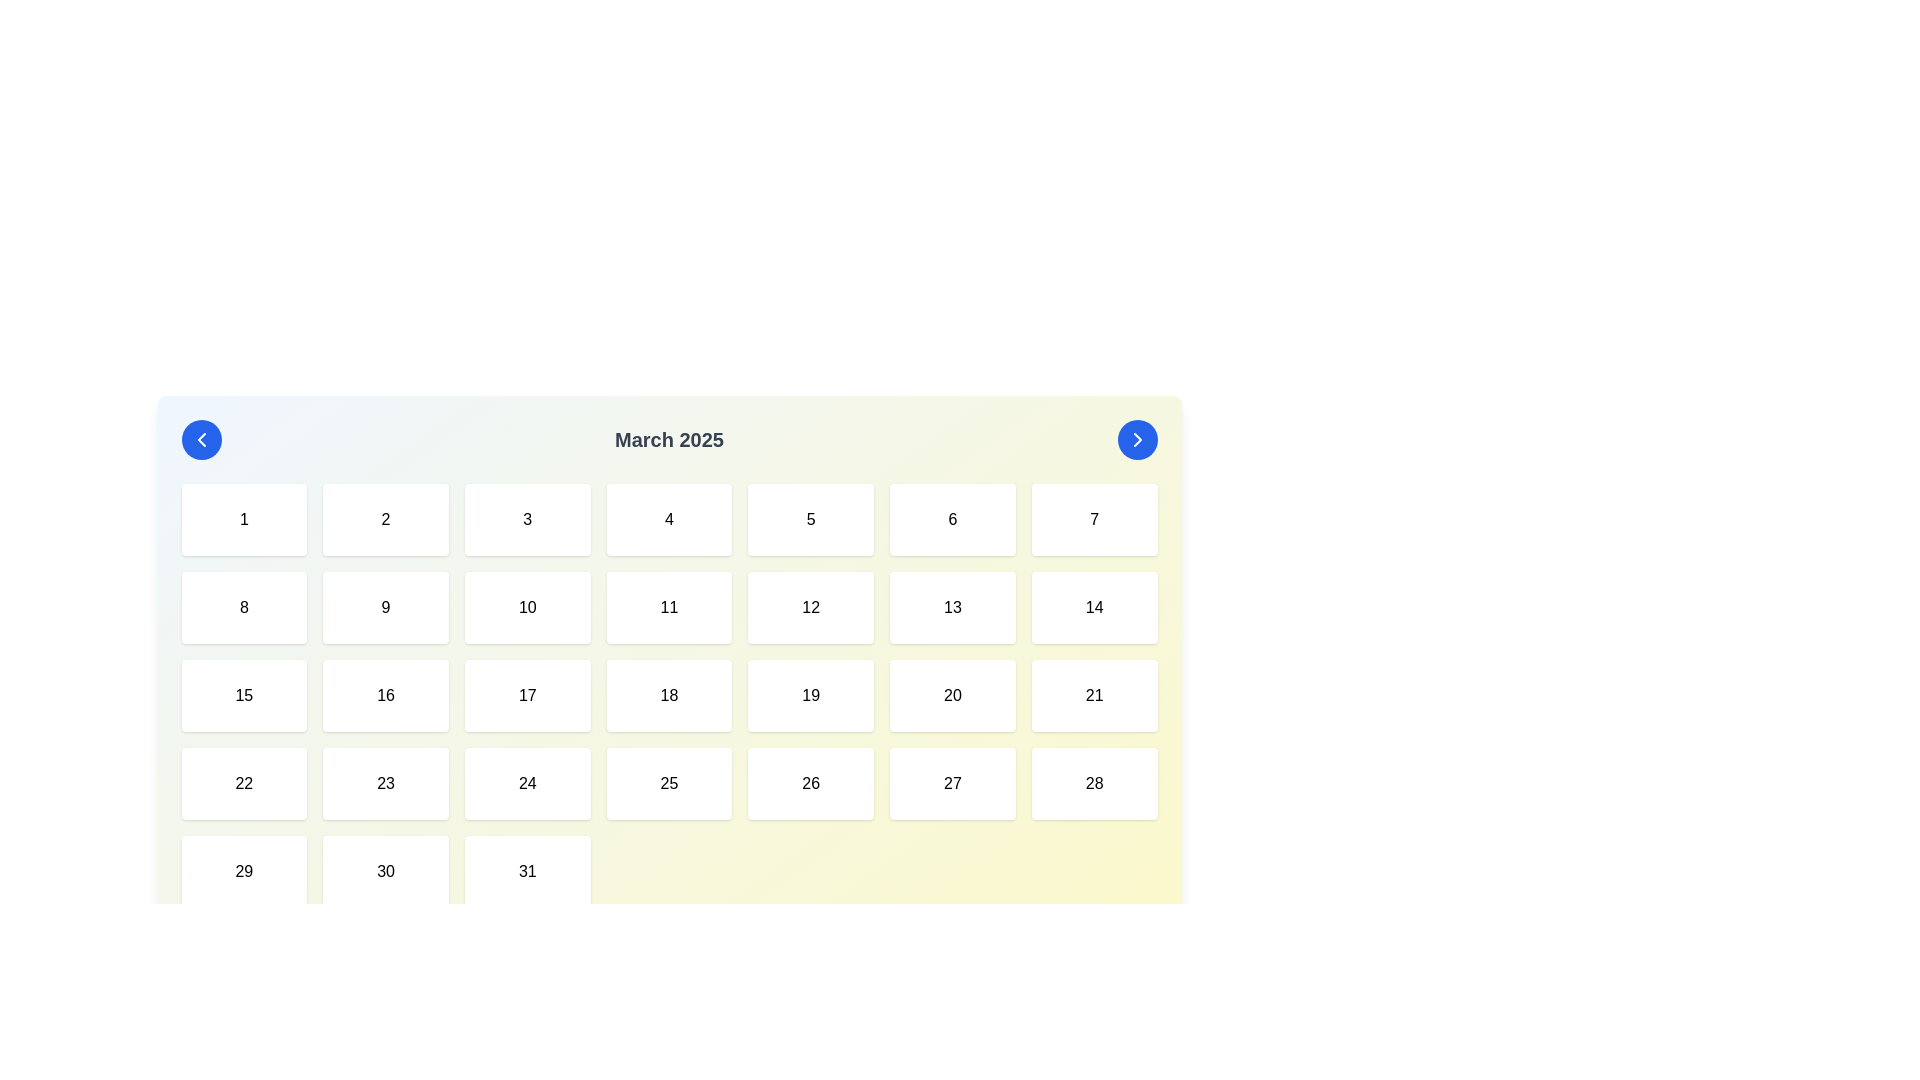  Describe the element at coordinates (1093, 694) in the screenshot. I see `the button-like date selection component displaying '21'` at that location.